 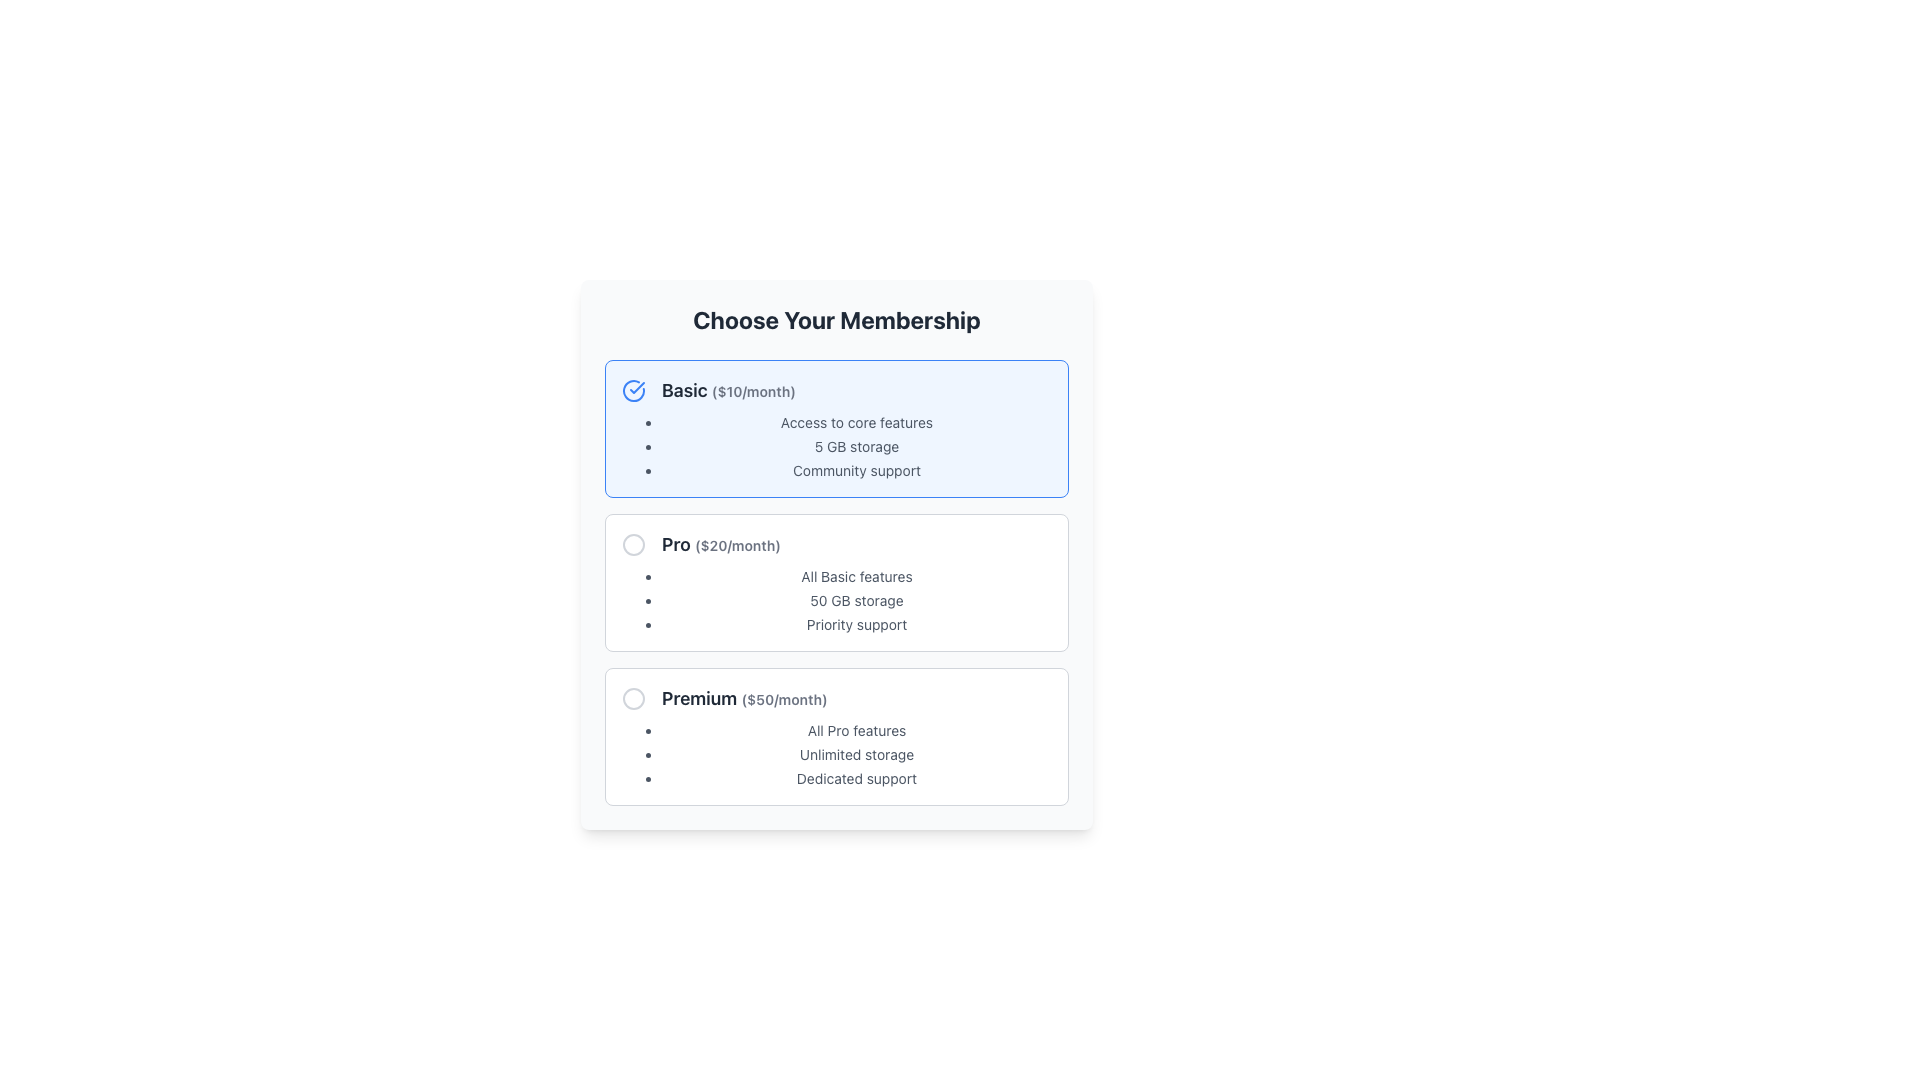 I want to click on the 'Premium ($50/month)' selectable card, which is the third membership option in a vertical stack, styled with a white background and a thin gray border, containing features listed in bullet points, so click(x=836, y=736).